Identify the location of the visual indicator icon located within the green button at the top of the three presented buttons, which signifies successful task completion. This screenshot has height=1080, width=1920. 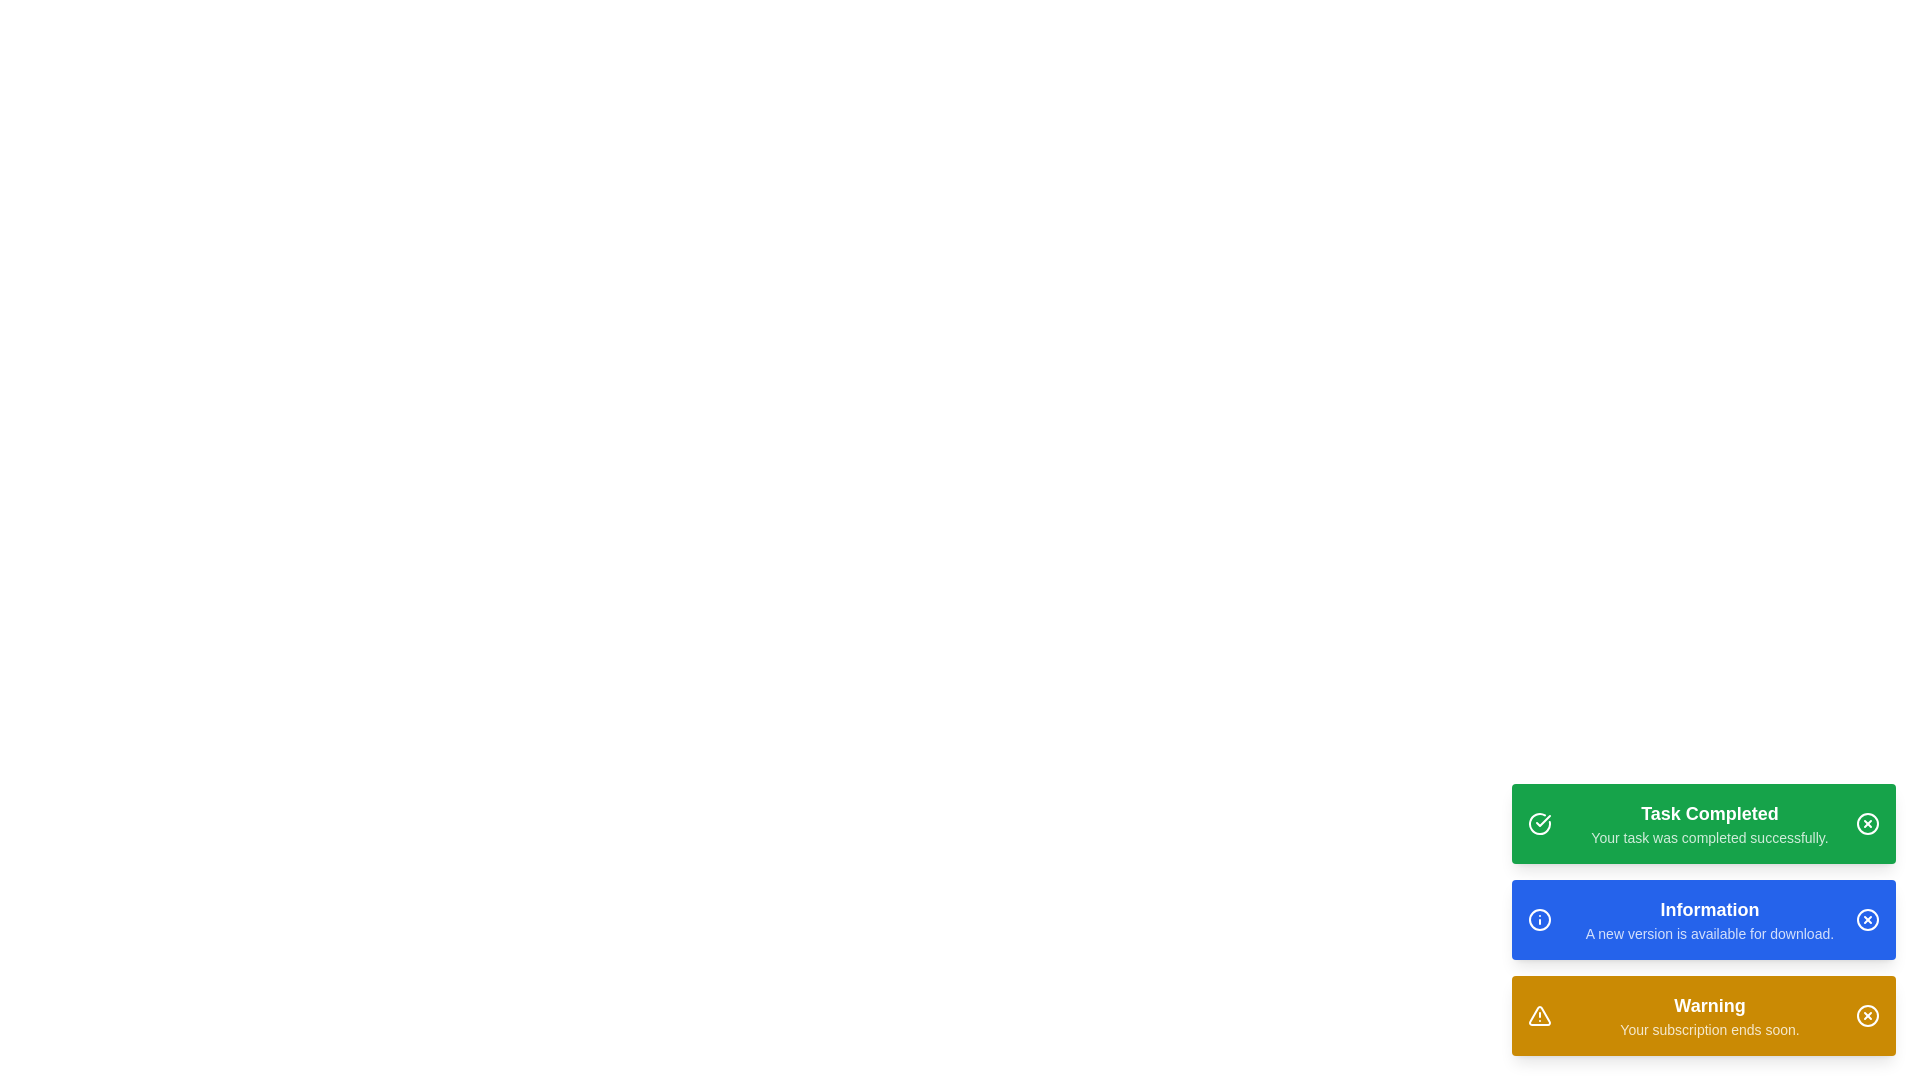
(1542, 821).